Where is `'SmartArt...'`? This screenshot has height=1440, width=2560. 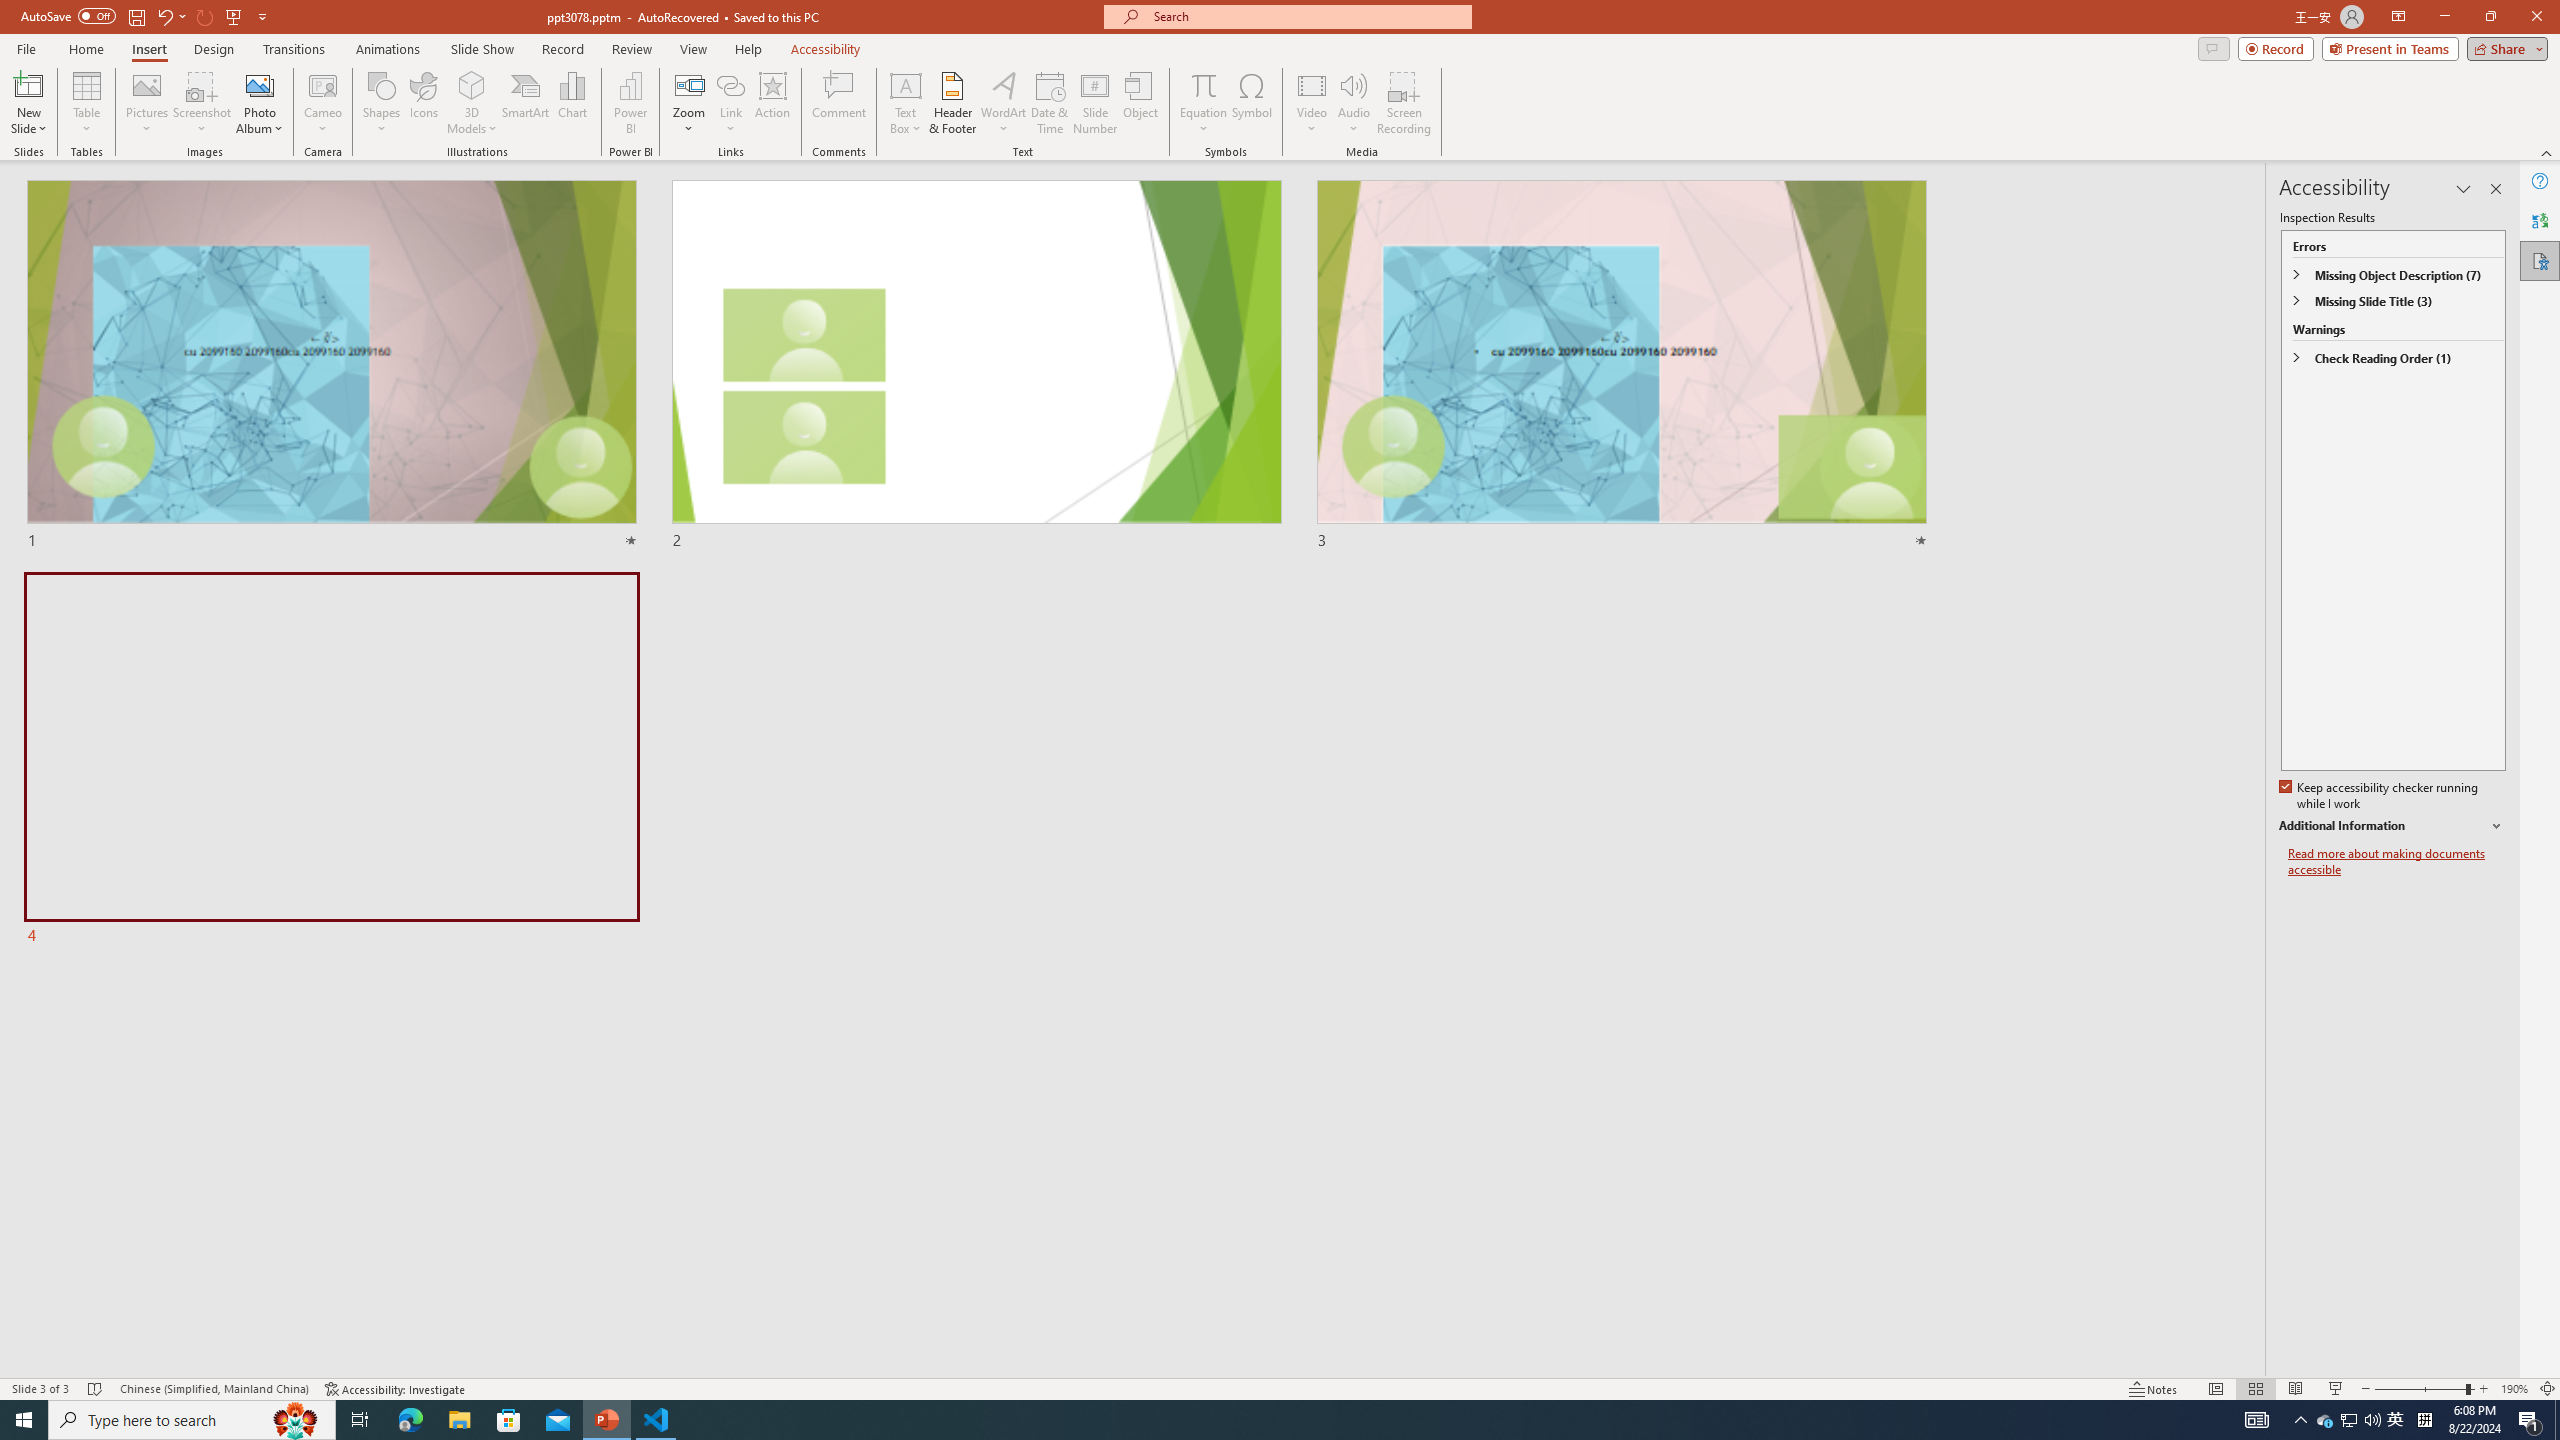
'SmartArt...' is located at coordinates (525, 103).